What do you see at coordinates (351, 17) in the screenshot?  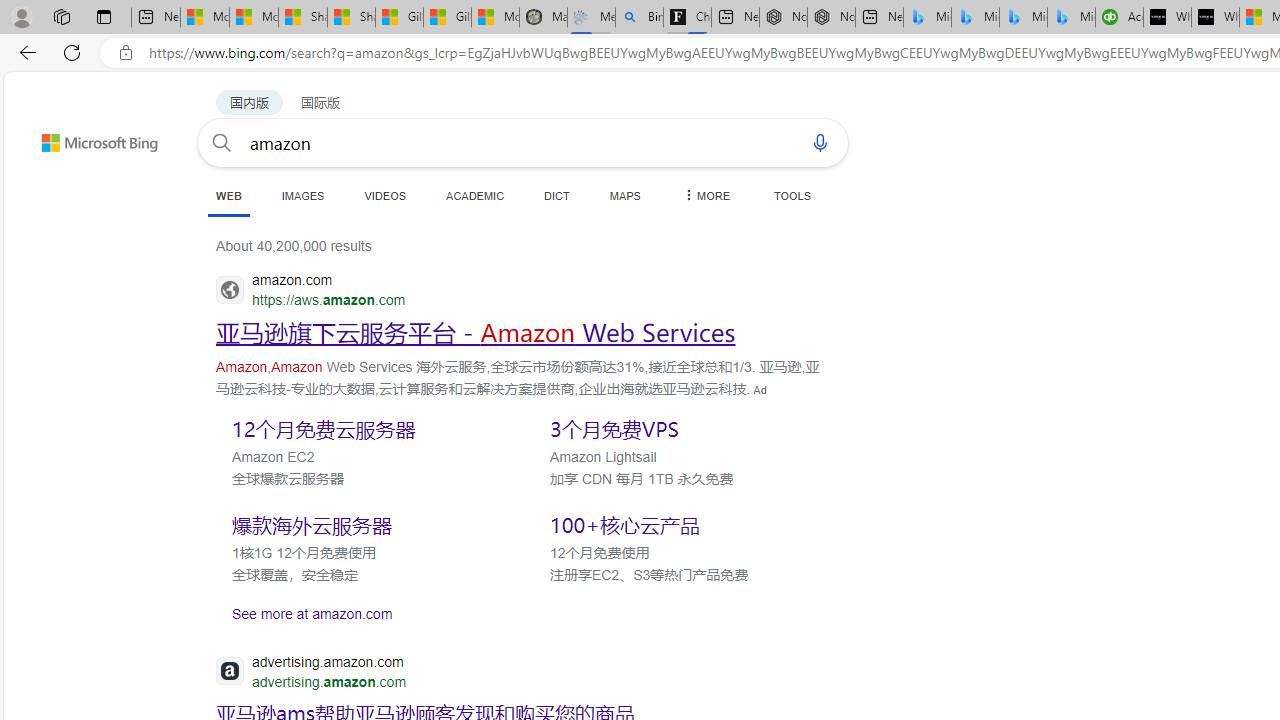 I see `'Shanghai, China weather forecast | Microsoft Weather'` at bounding box center [351, 17].